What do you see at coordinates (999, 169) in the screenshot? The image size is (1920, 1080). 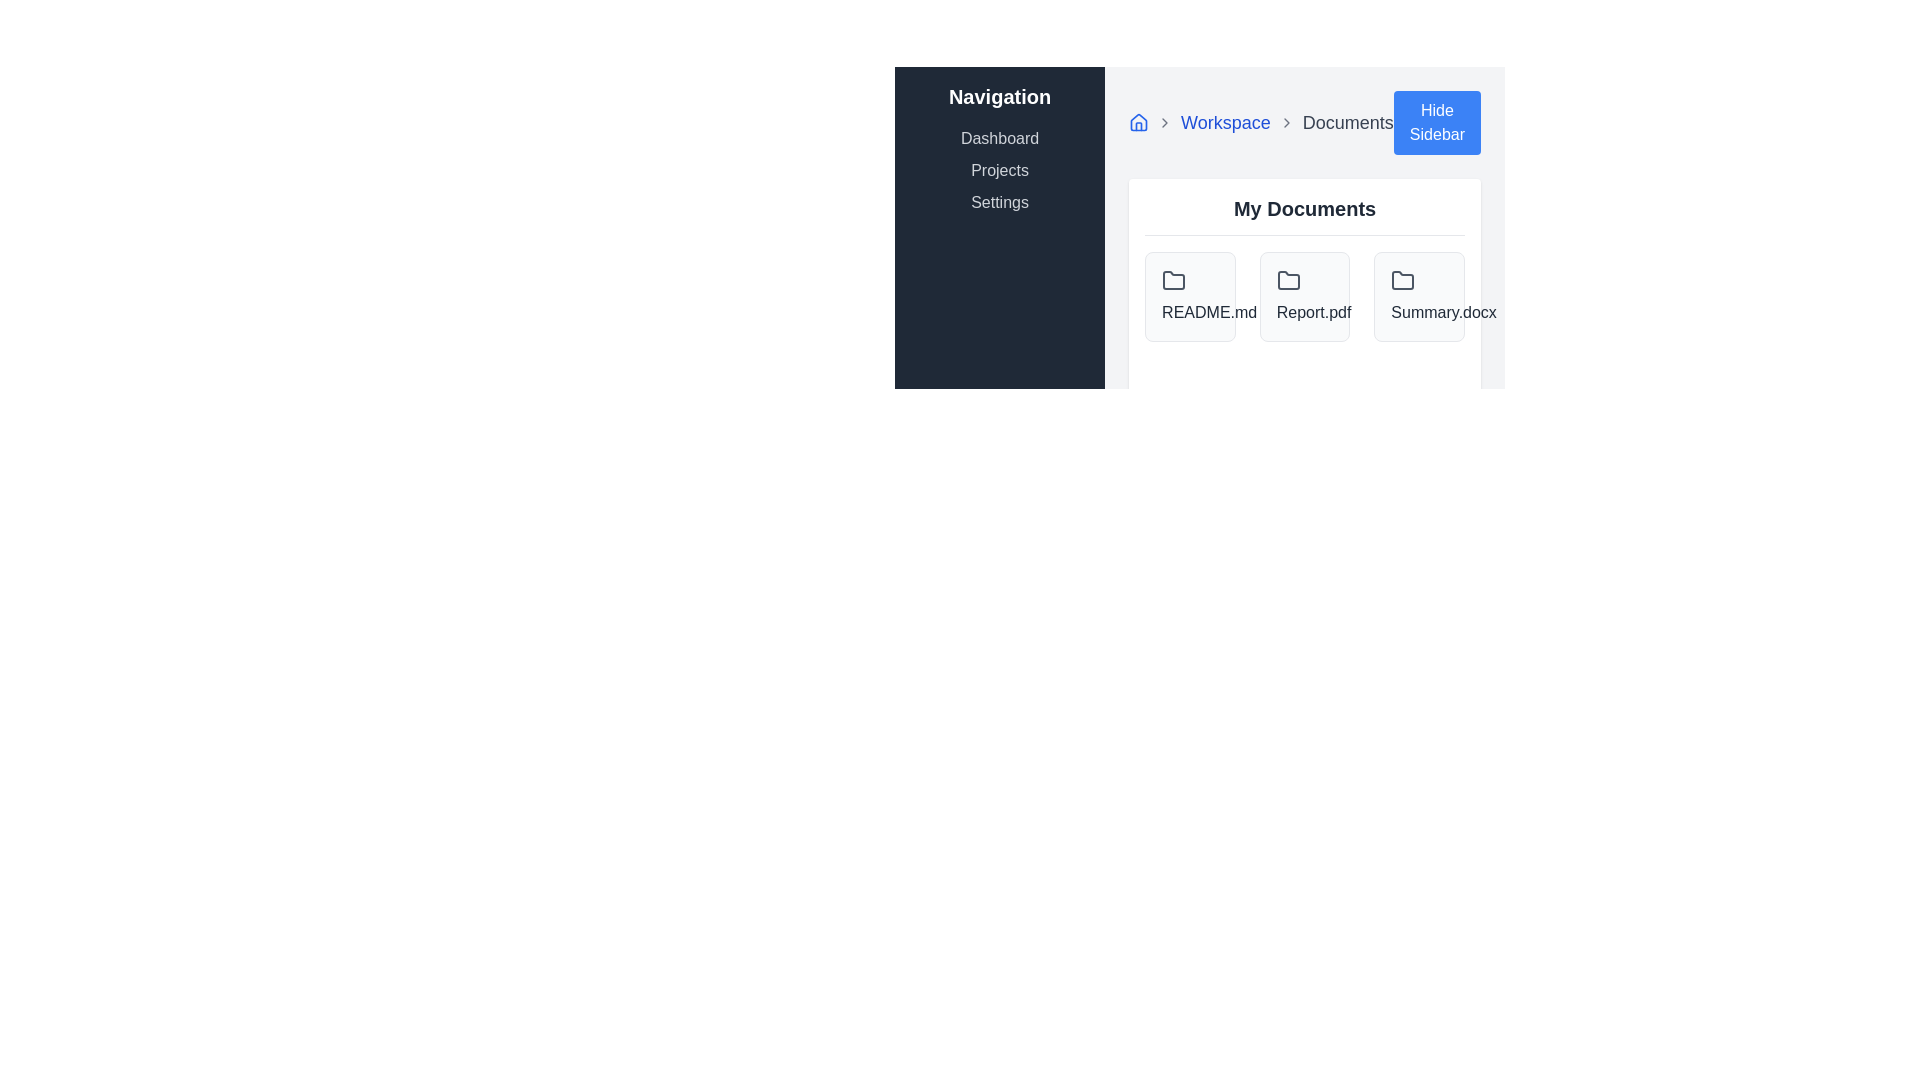 I see `the 'Projects' text label in the vertical navigation menu, which is the second item between 'Dashboard' and 'Settings'` at bounding box center [999, 169].